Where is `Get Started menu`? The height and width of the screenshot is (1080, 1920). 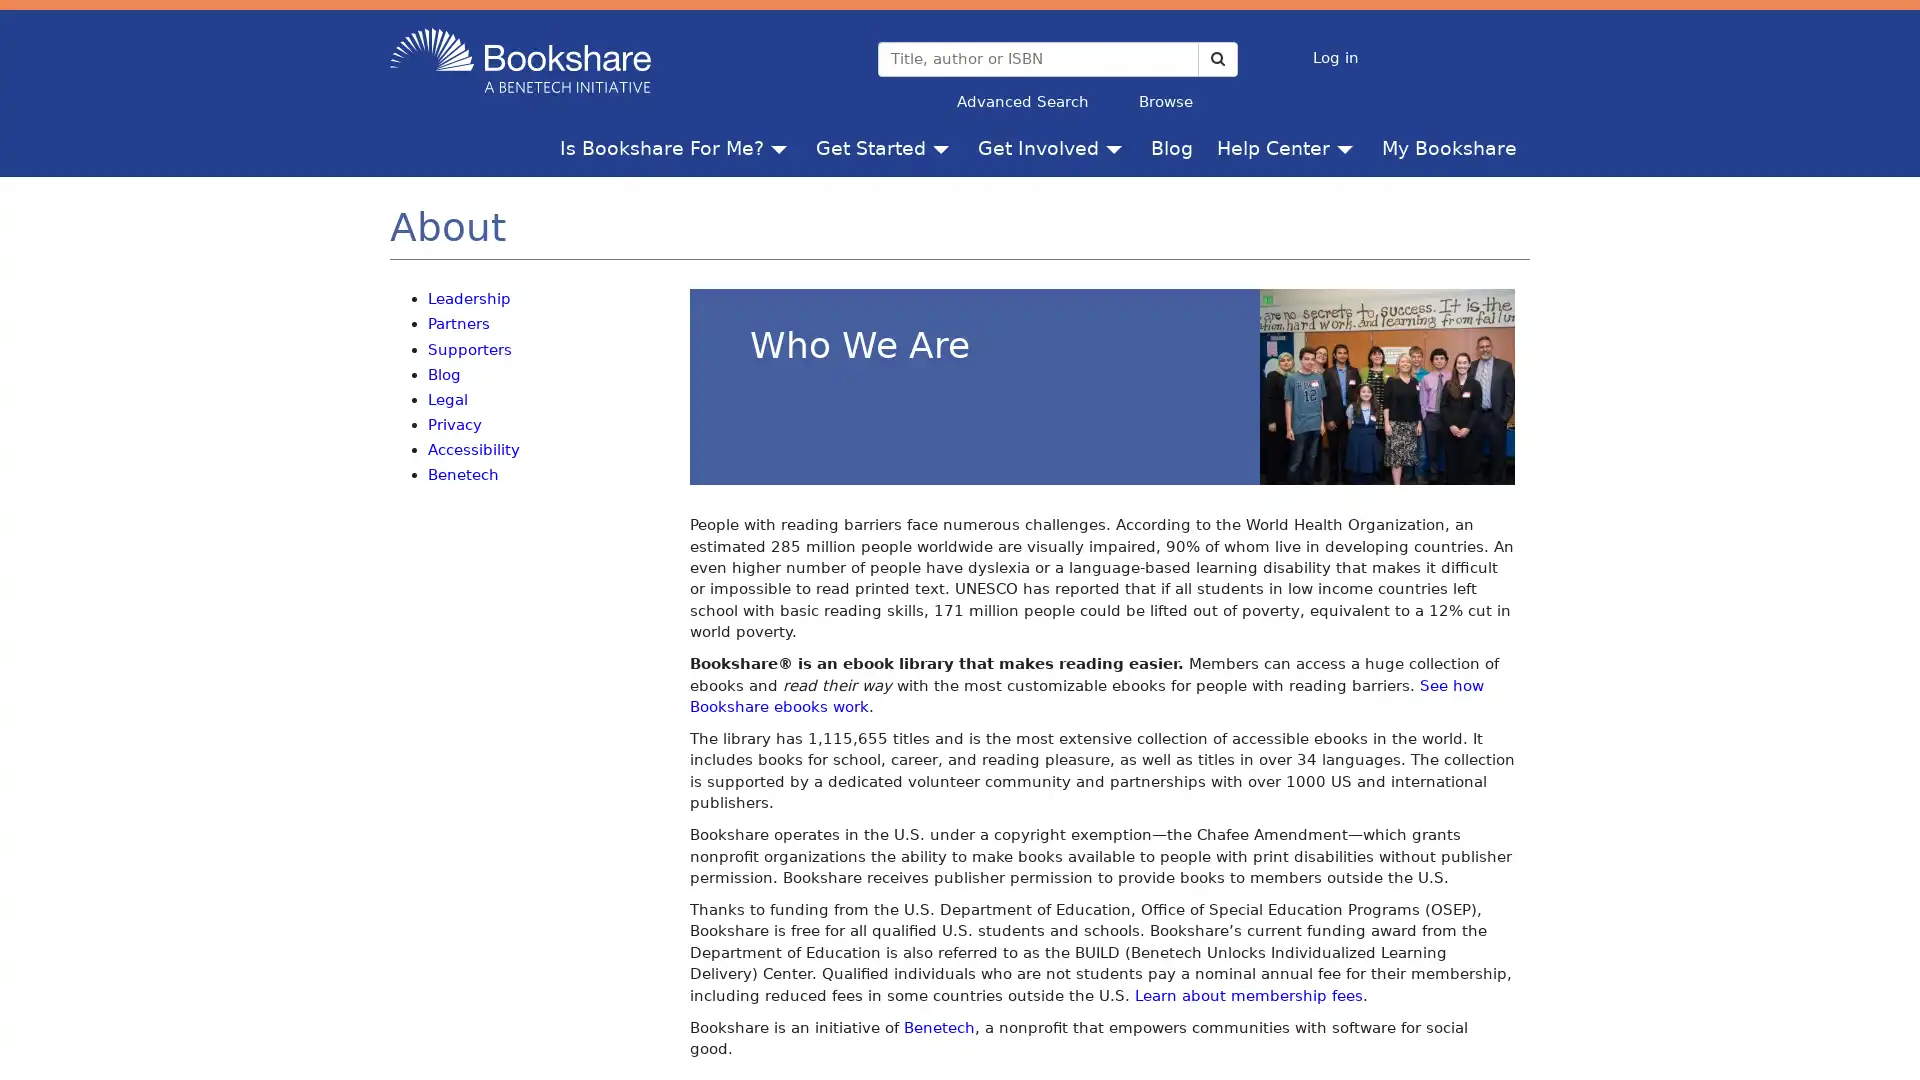 Get Started menu is located at coordinates (944, 146).